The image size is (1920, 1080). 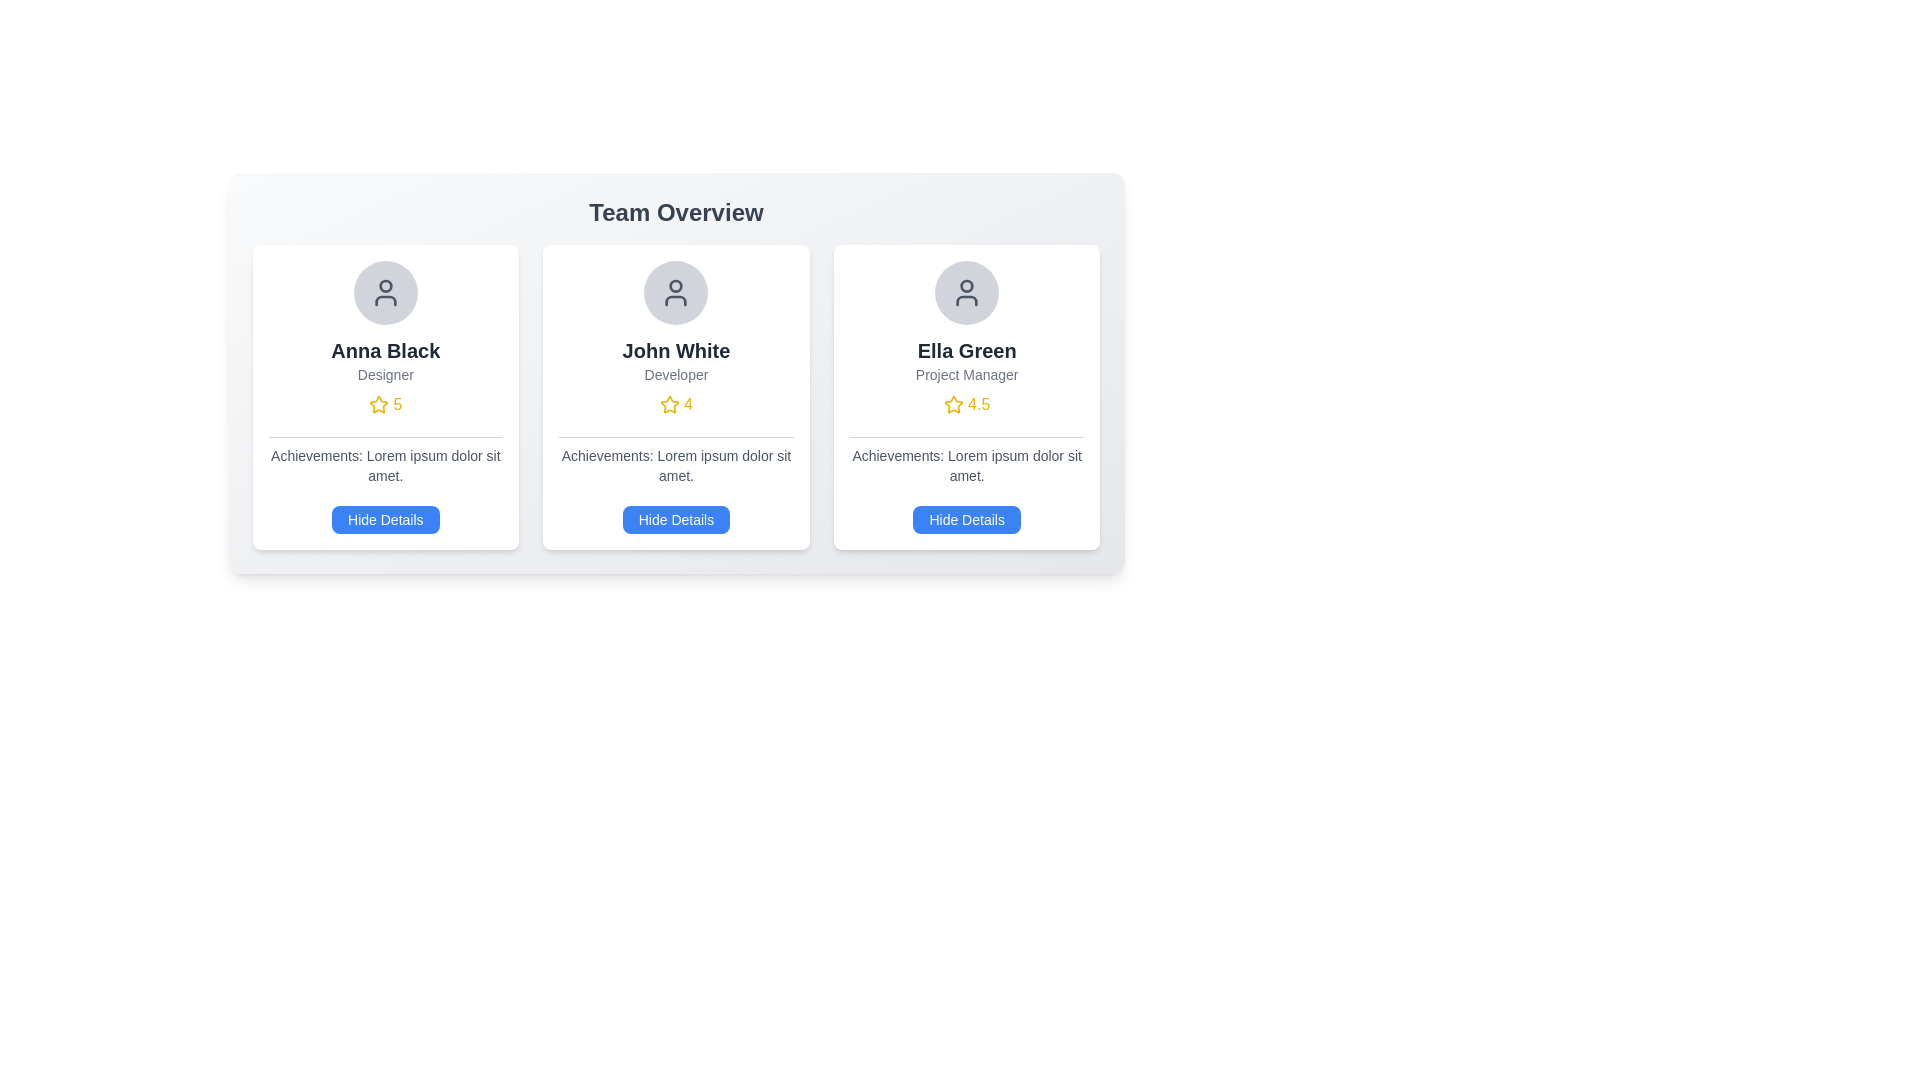 What do you see at coordinates (967, 461) in the screenshot?
I see `the text label that reads 'Achievements: Lorem ipsum dolor sit amet.' located in the card for 'Ella Green, Project Manager', positioned just above the 'Hide Details' button` at bounding box center [967, 461].